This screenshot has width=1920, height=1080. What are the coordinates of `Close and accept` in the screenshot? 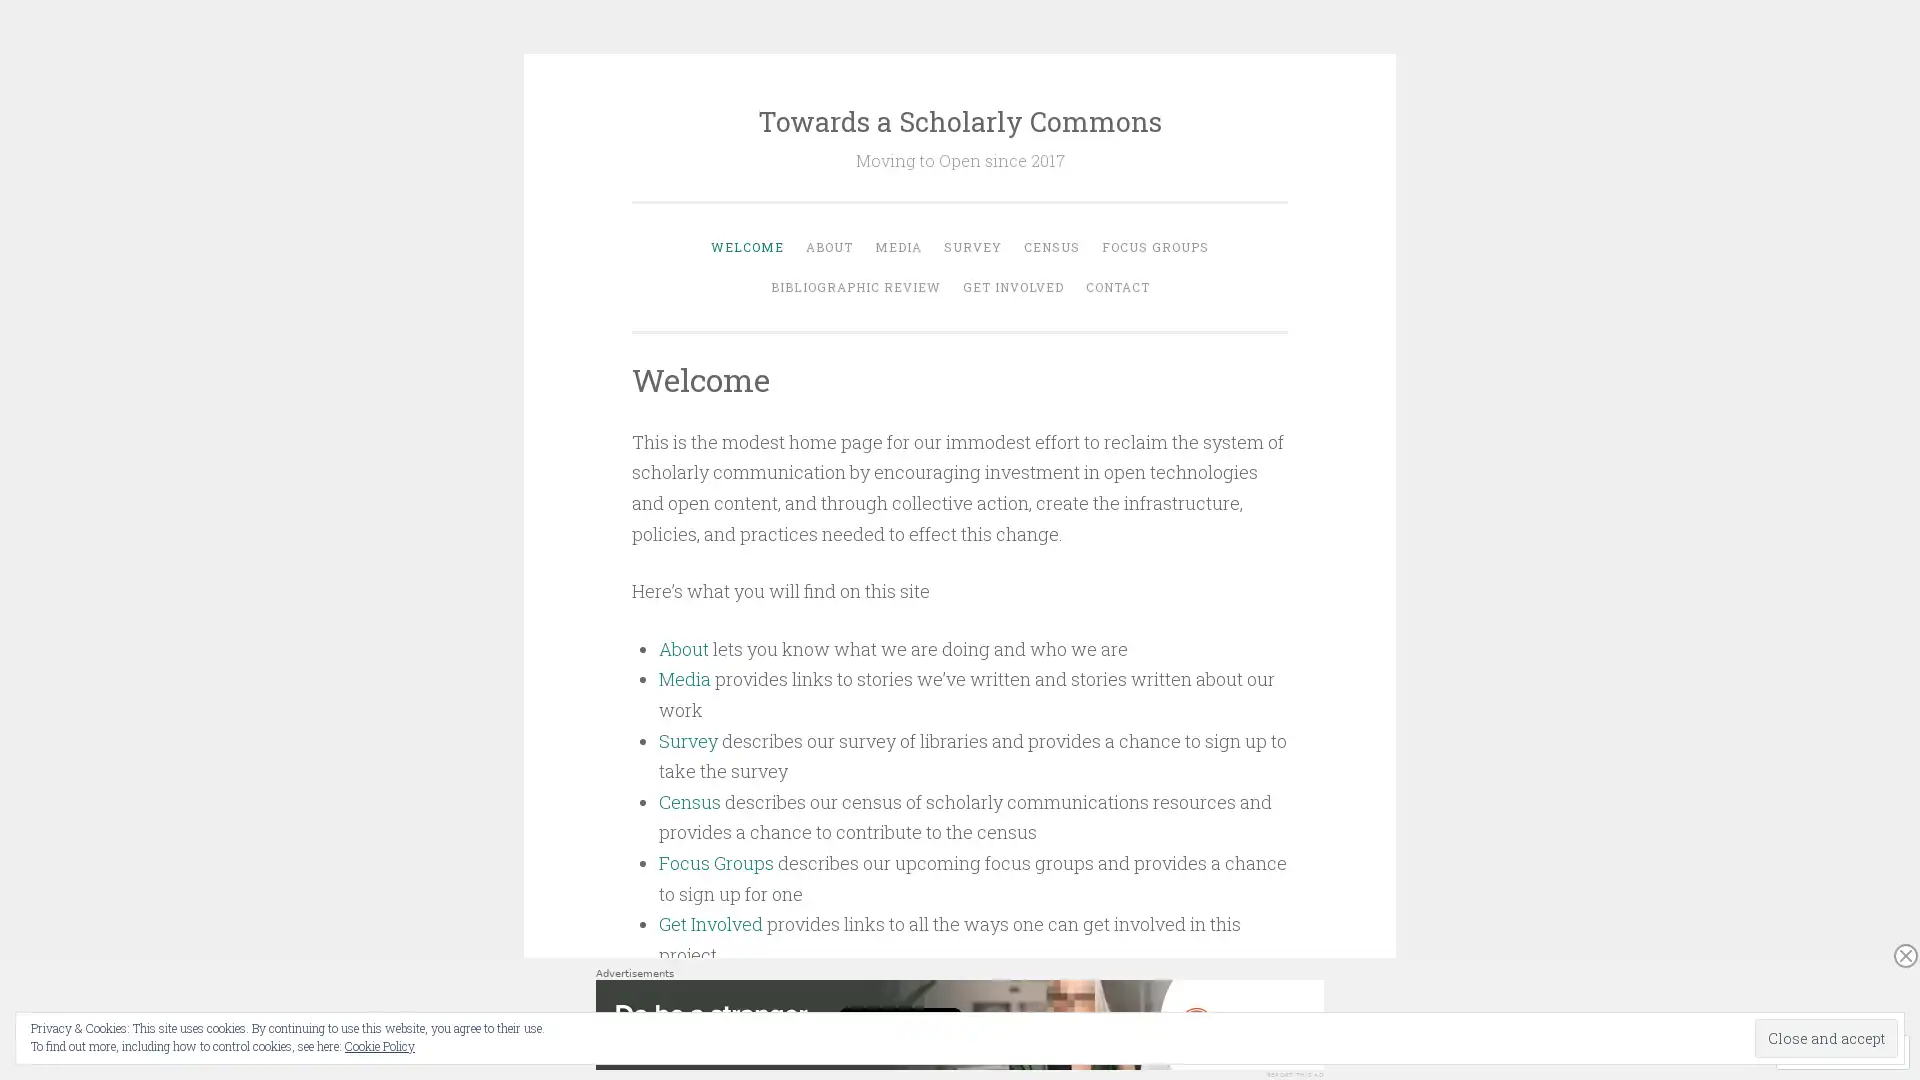 It's located at (1826, 1037).